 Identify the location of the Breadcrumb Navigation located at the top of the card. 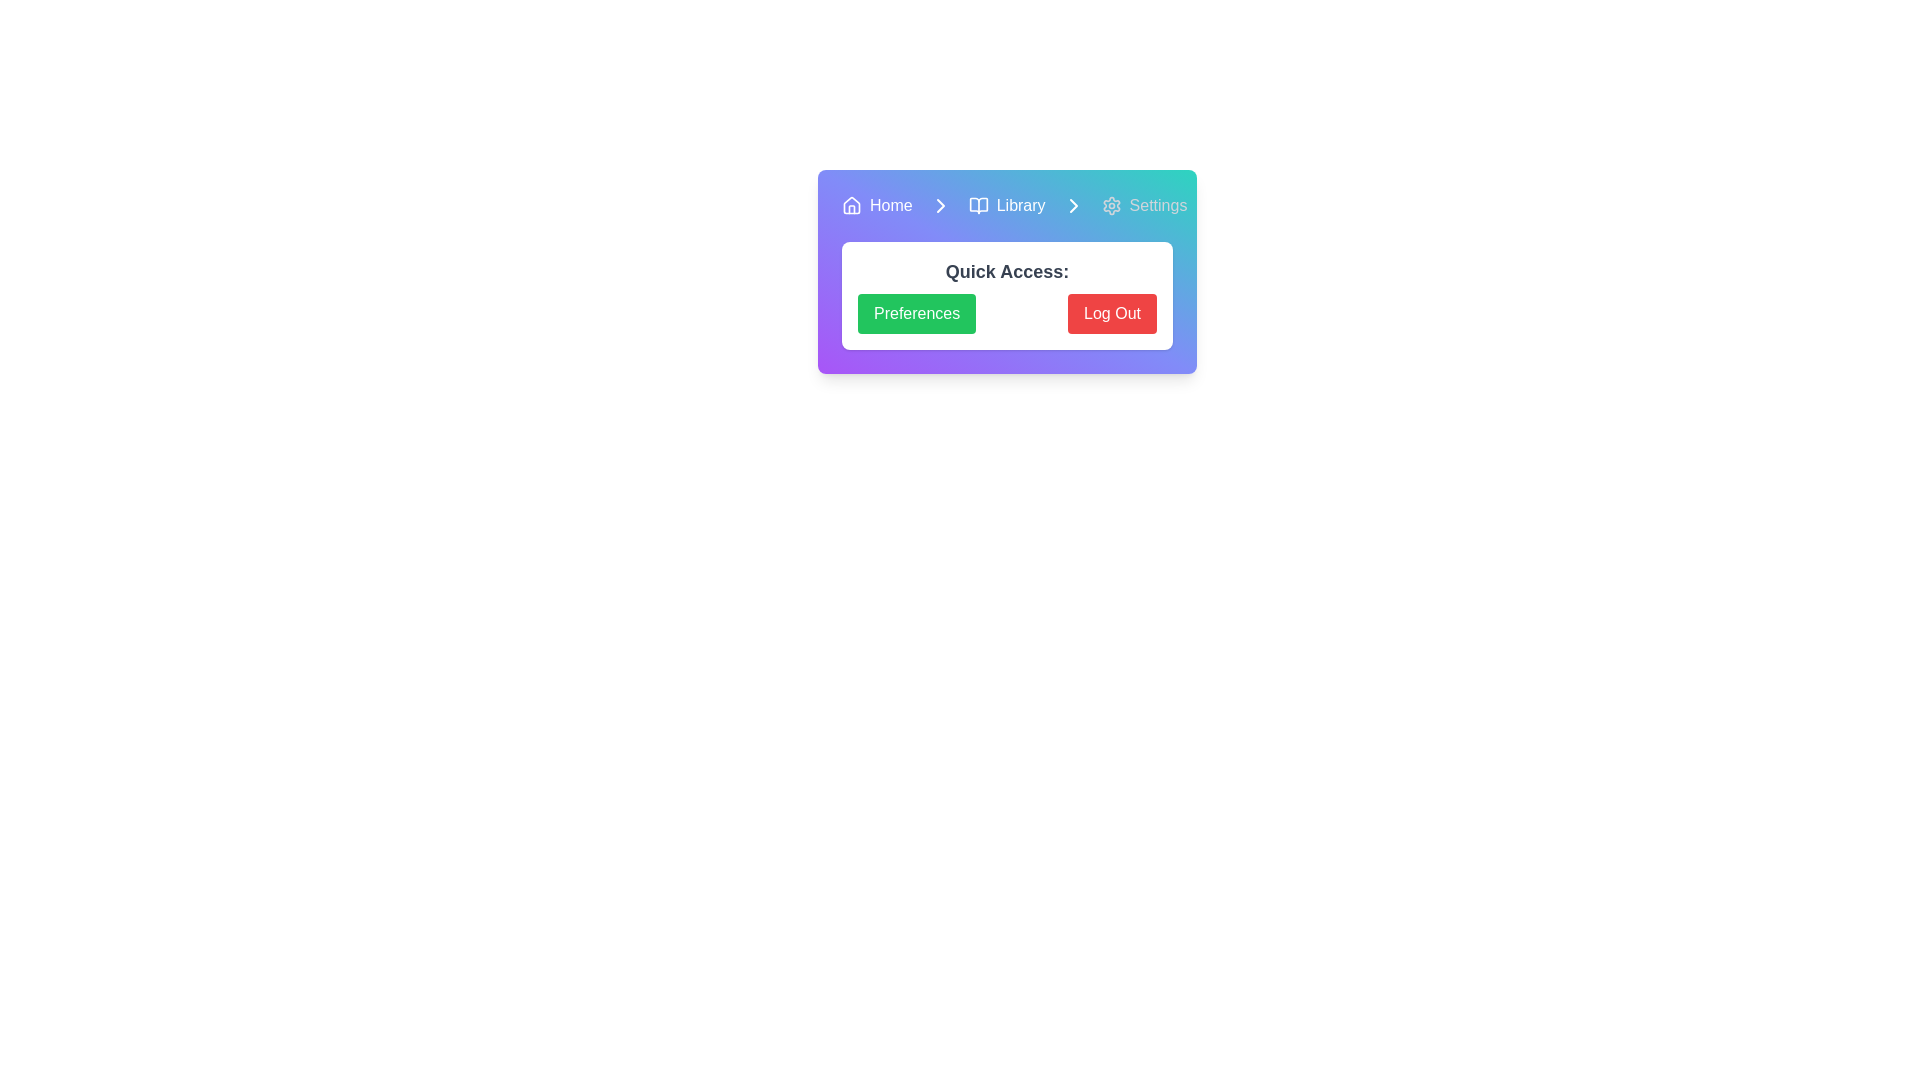
(1007, 205).